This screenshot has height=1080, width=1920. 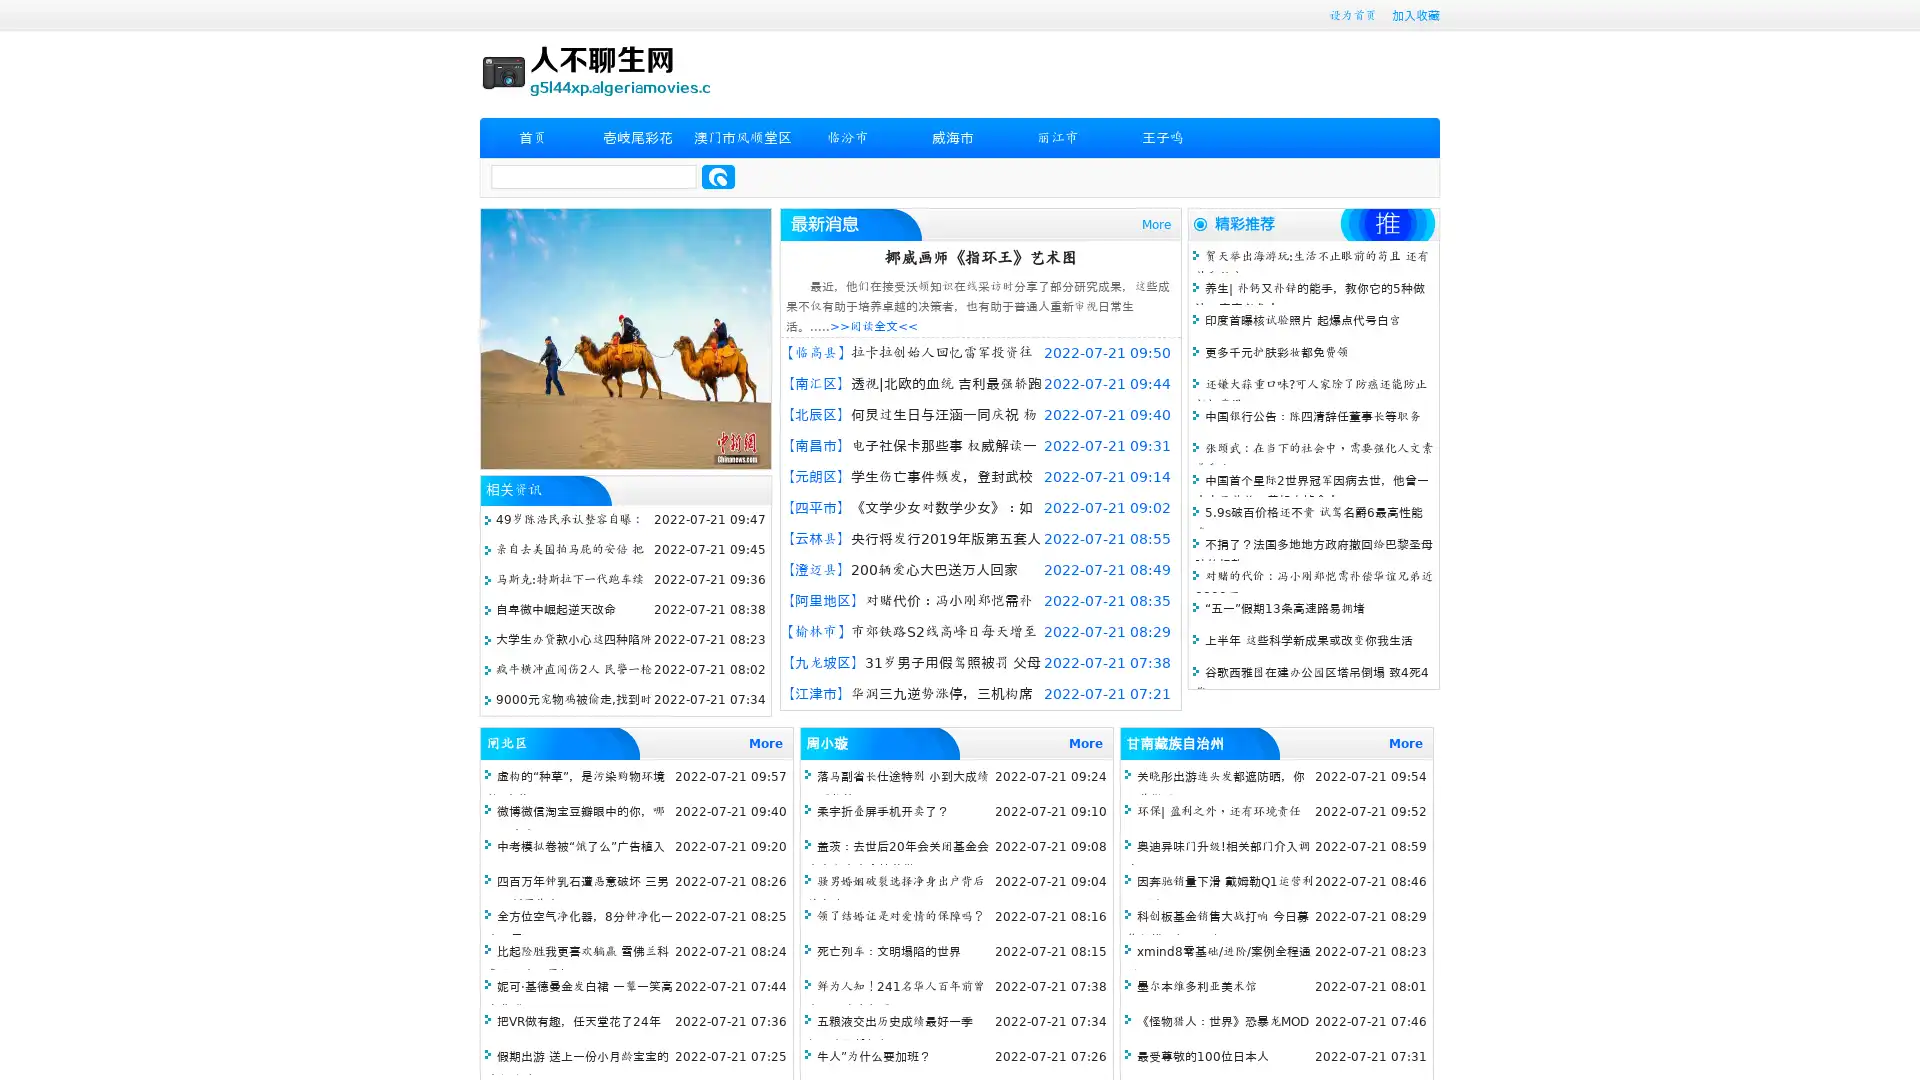 What do you see at coordinates (718, 176) in the screenshot?
I see `Search` at bounding box center [718, 176].